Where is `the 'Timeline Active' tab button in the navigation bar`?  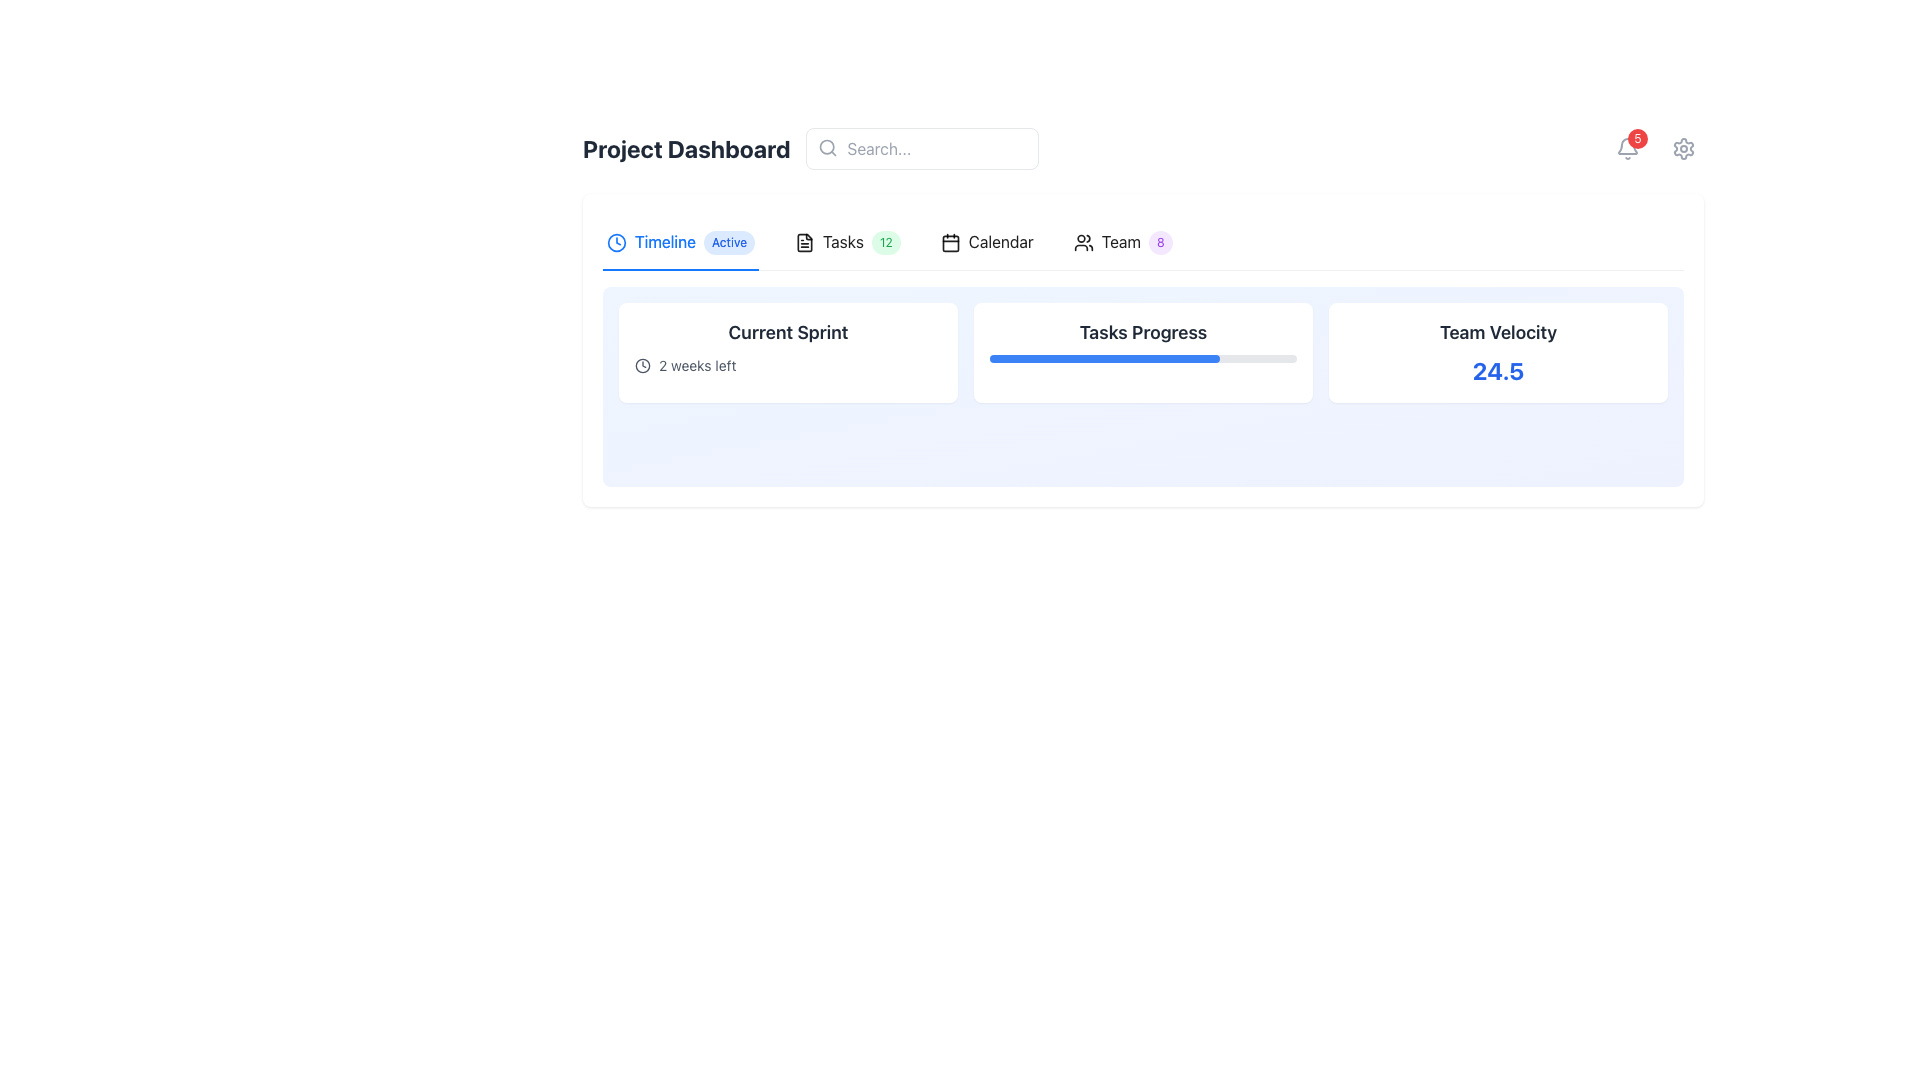 the 'Timeline Active' tab button in the navigation bar is located at coordinates (681, 241).